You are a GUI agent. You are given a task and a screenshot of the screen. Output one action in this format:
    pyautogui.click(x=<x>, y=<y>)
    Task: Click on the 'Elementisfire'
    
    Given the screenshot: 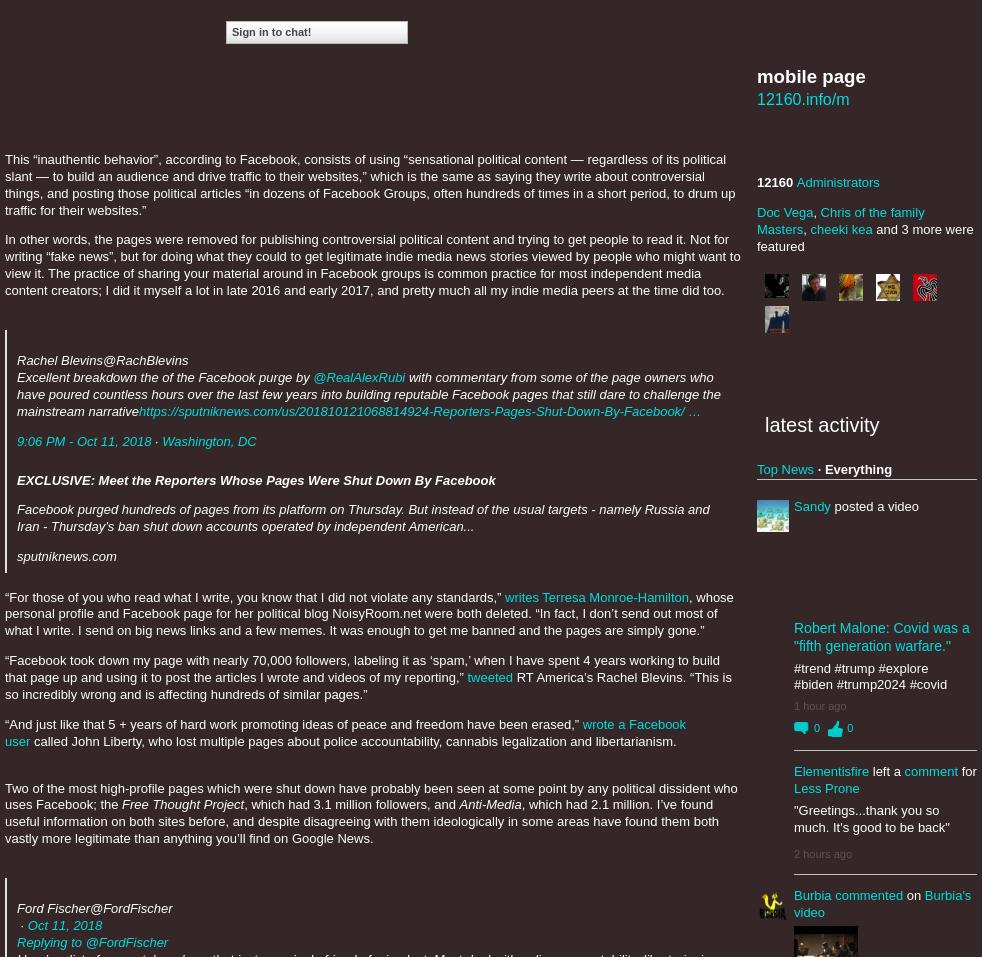 What is the action you would take?
    pyautogui.click(x=833, y=770)
    